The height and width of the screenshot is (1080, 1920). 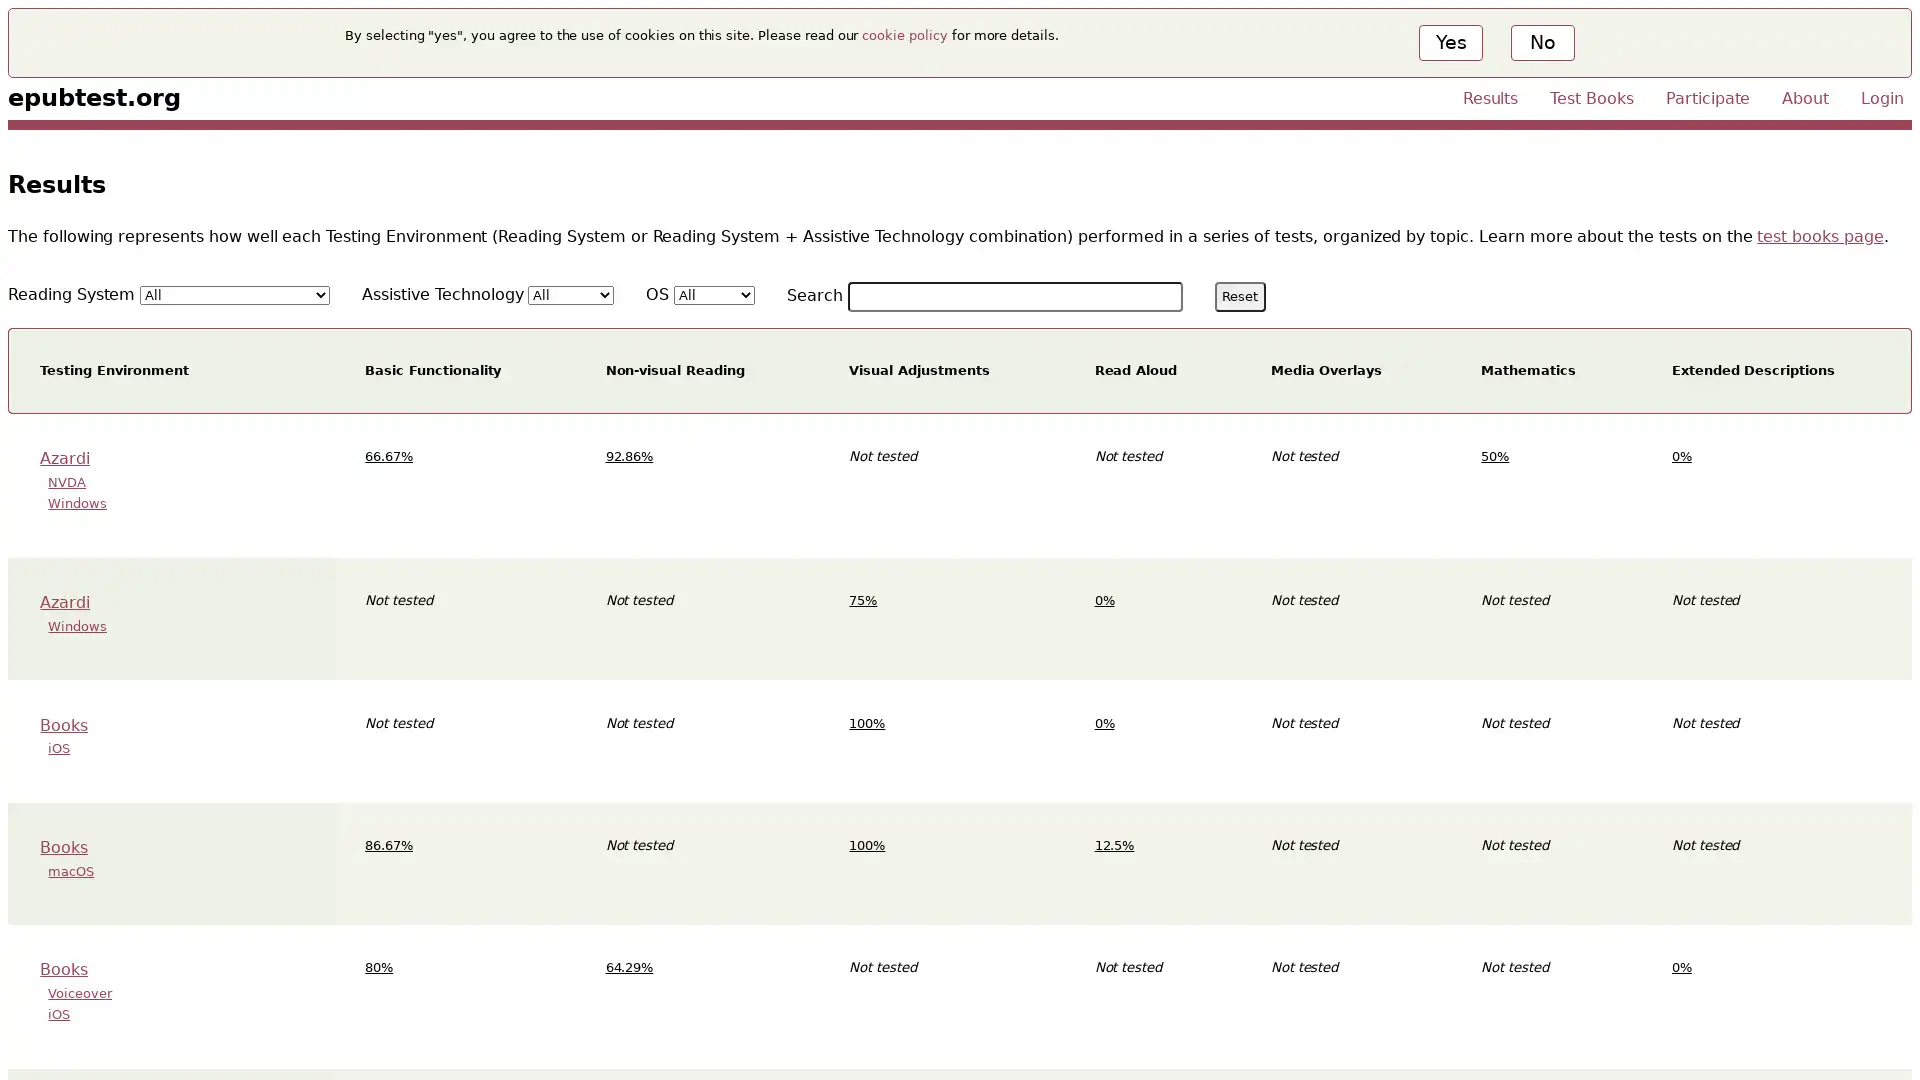 What do you see at coordinates (1238, 296) in the screenshot?
I see `Reset` at bounding box center [1238, 296].